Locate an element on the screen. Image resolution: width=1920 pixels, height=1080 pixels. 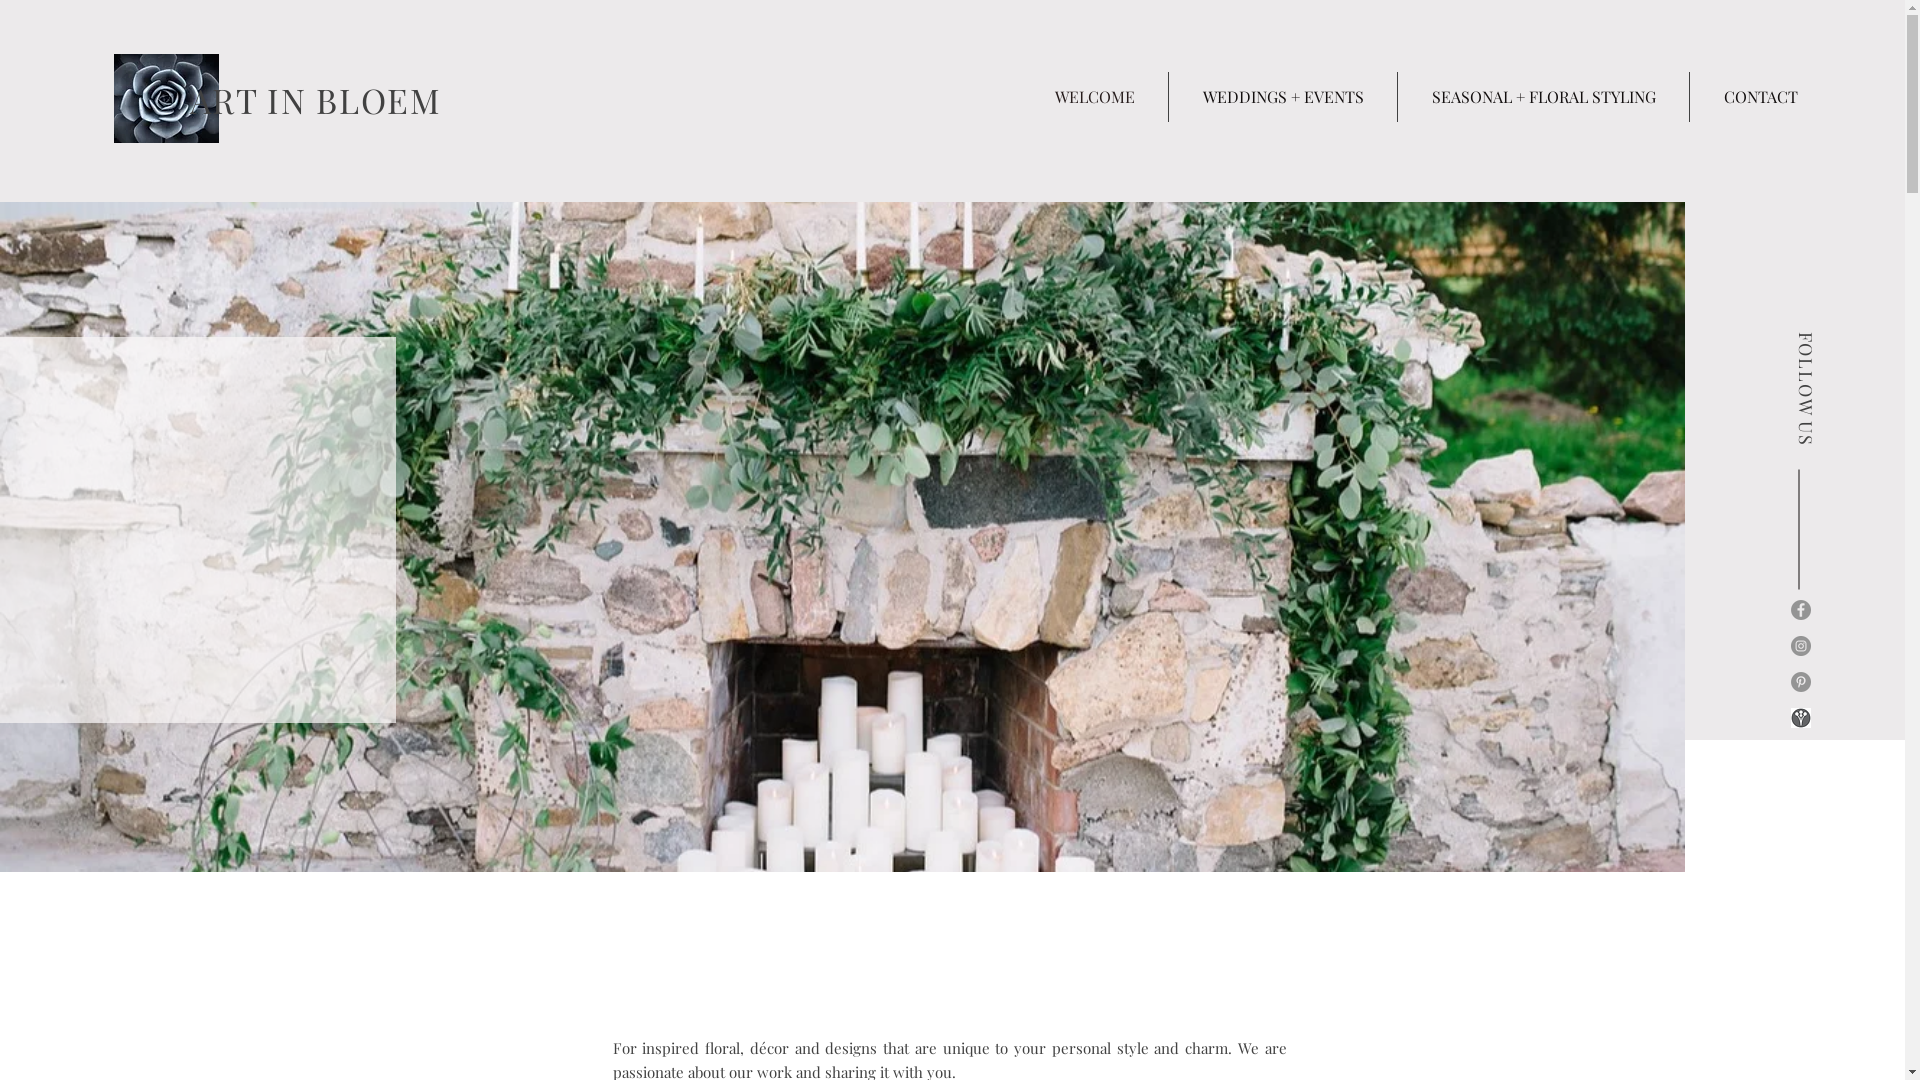
'ART IN BLOEM' is located at coordinates (190, 100).